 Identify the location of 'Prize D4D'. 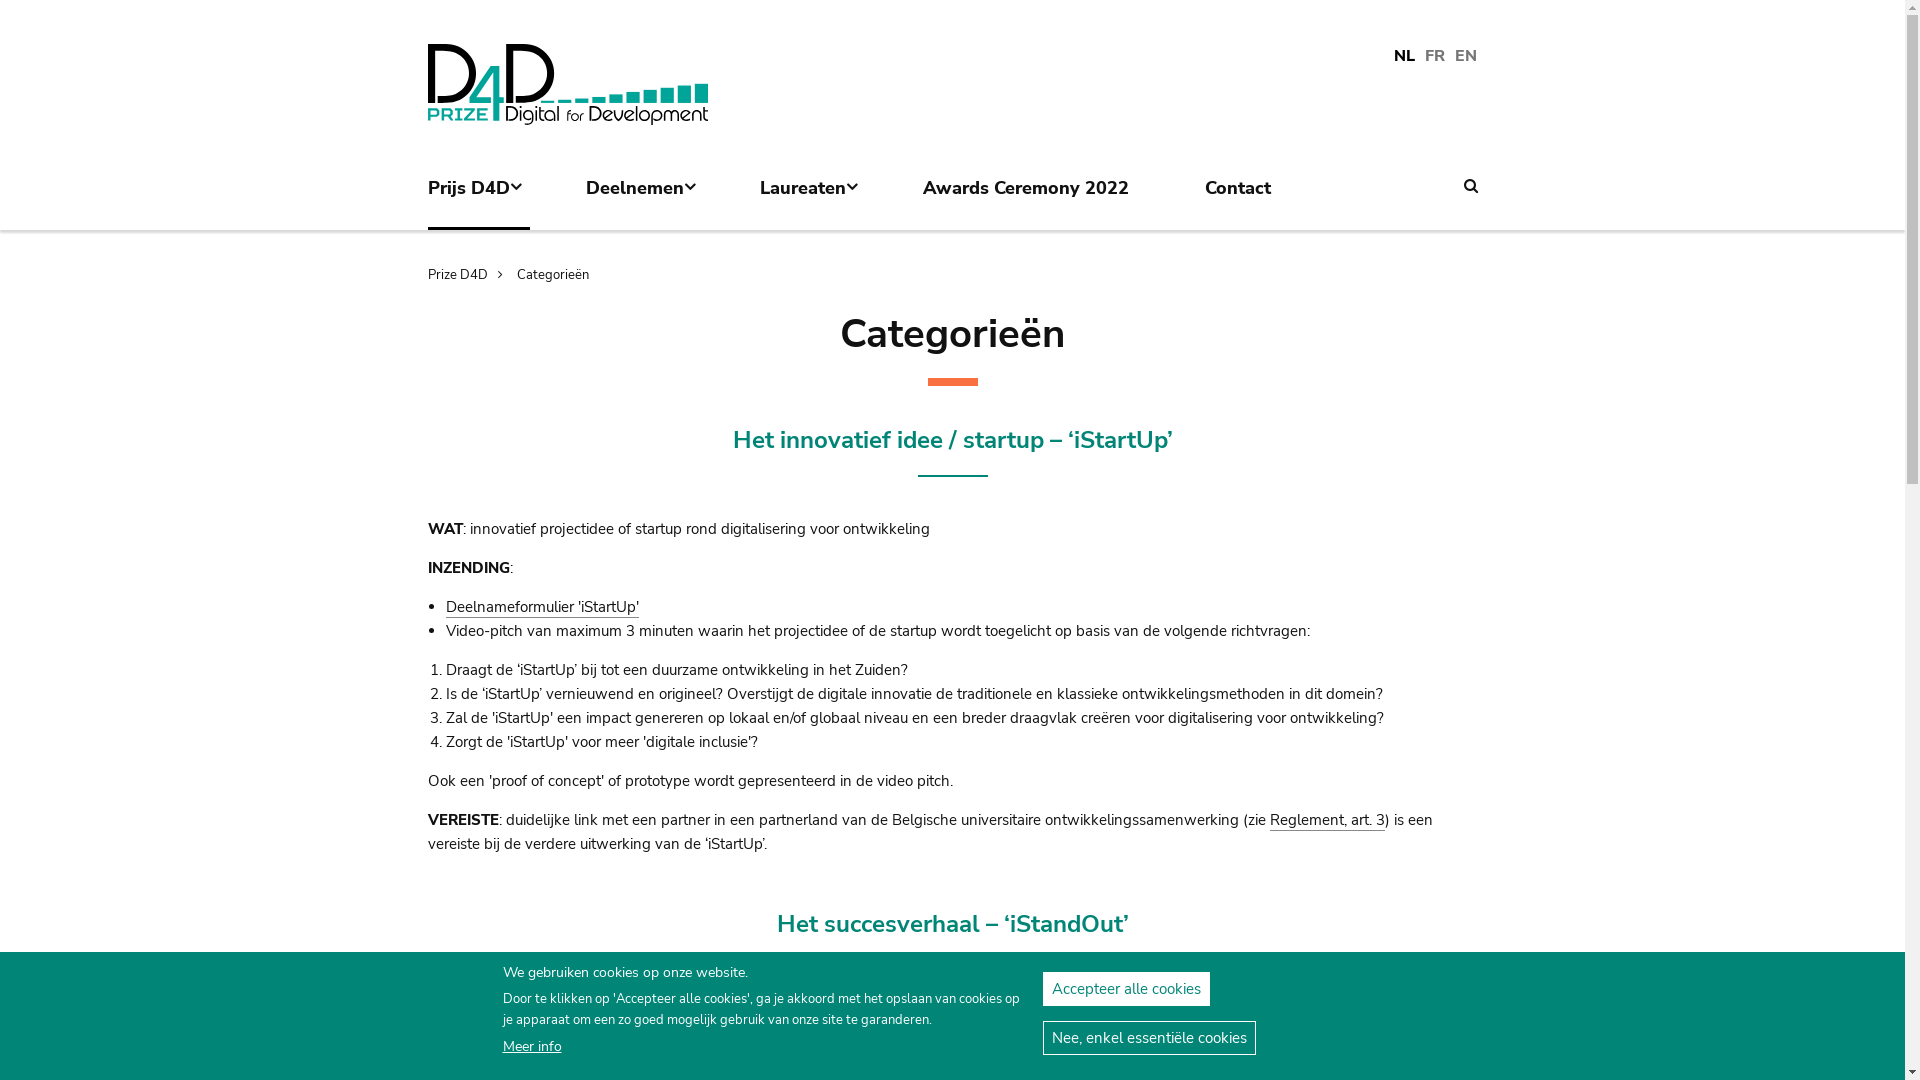
(469, 274).